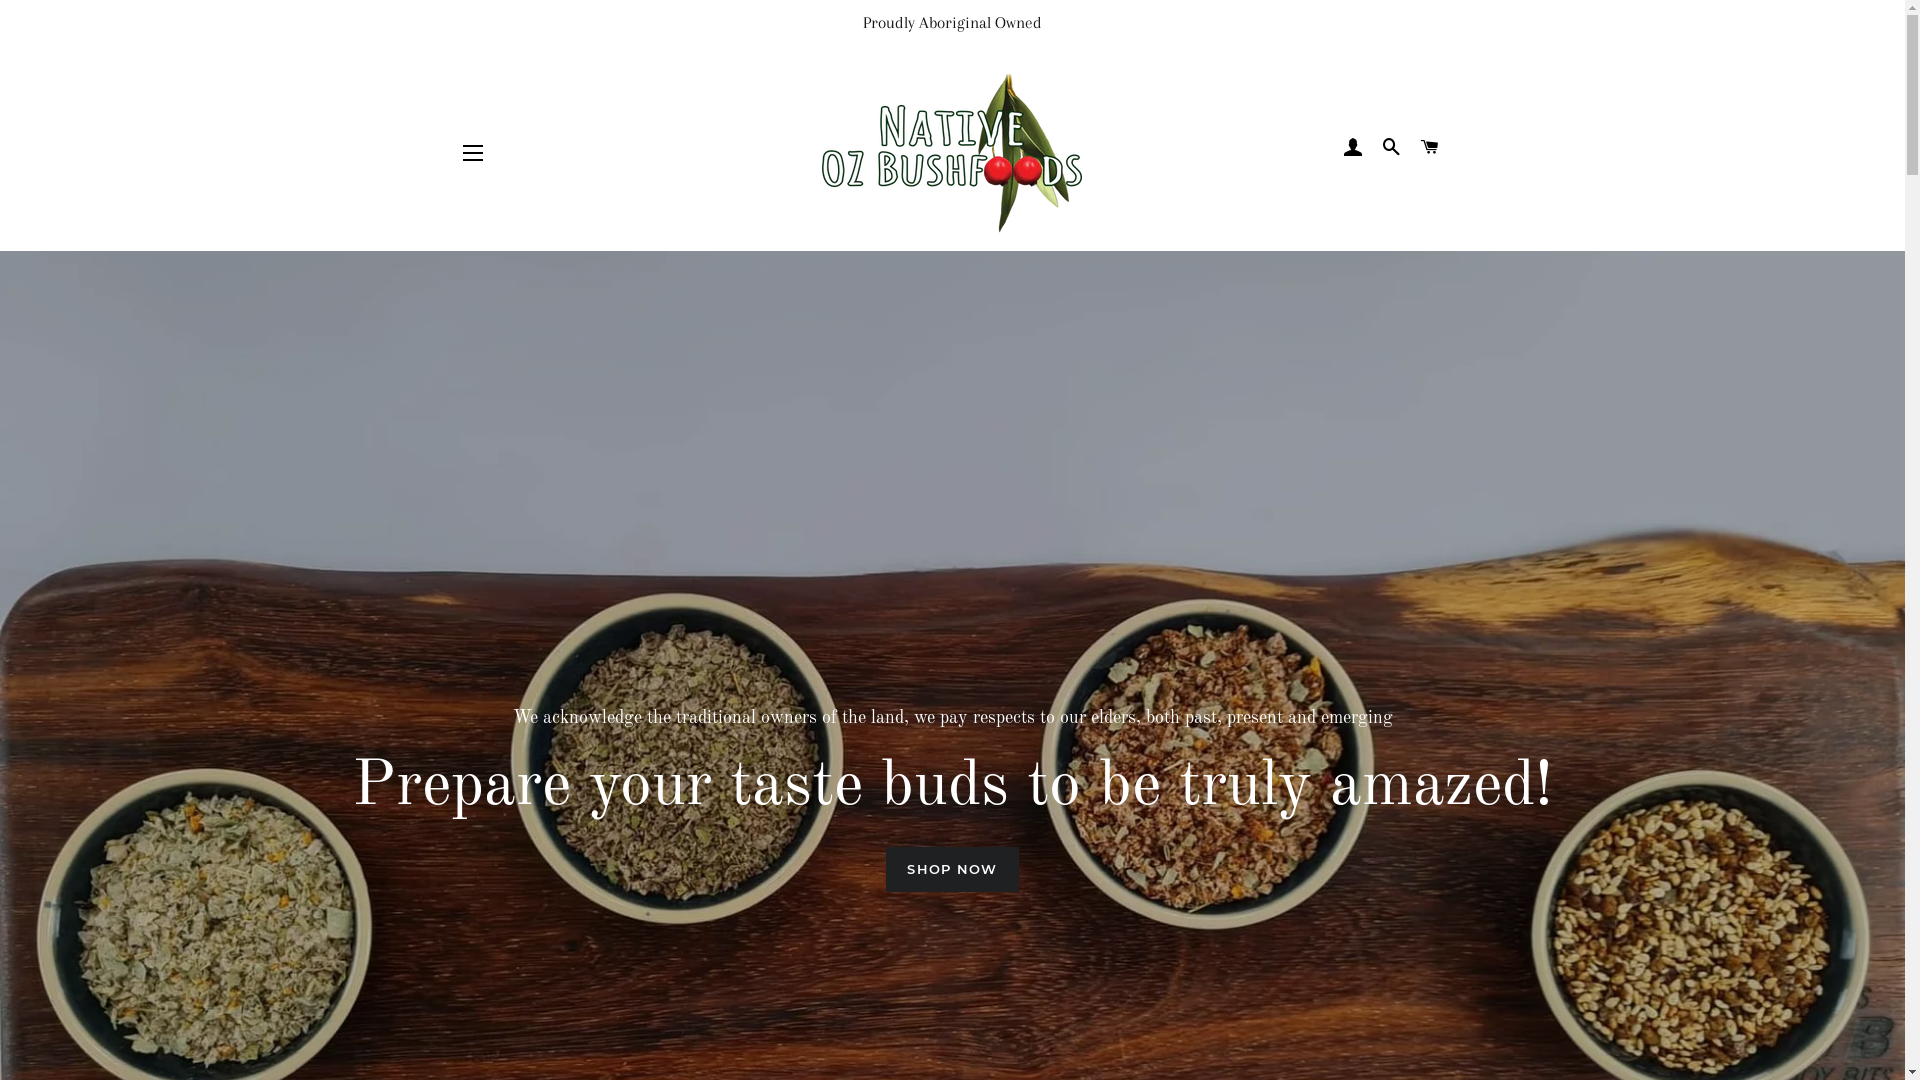 The width and height of the screenshot is (1920, 1080). What do you see at coordinates (472, 152) in the screenshot?
I see `'SITE NAVIGATION'` at bounding box center [472, 152].